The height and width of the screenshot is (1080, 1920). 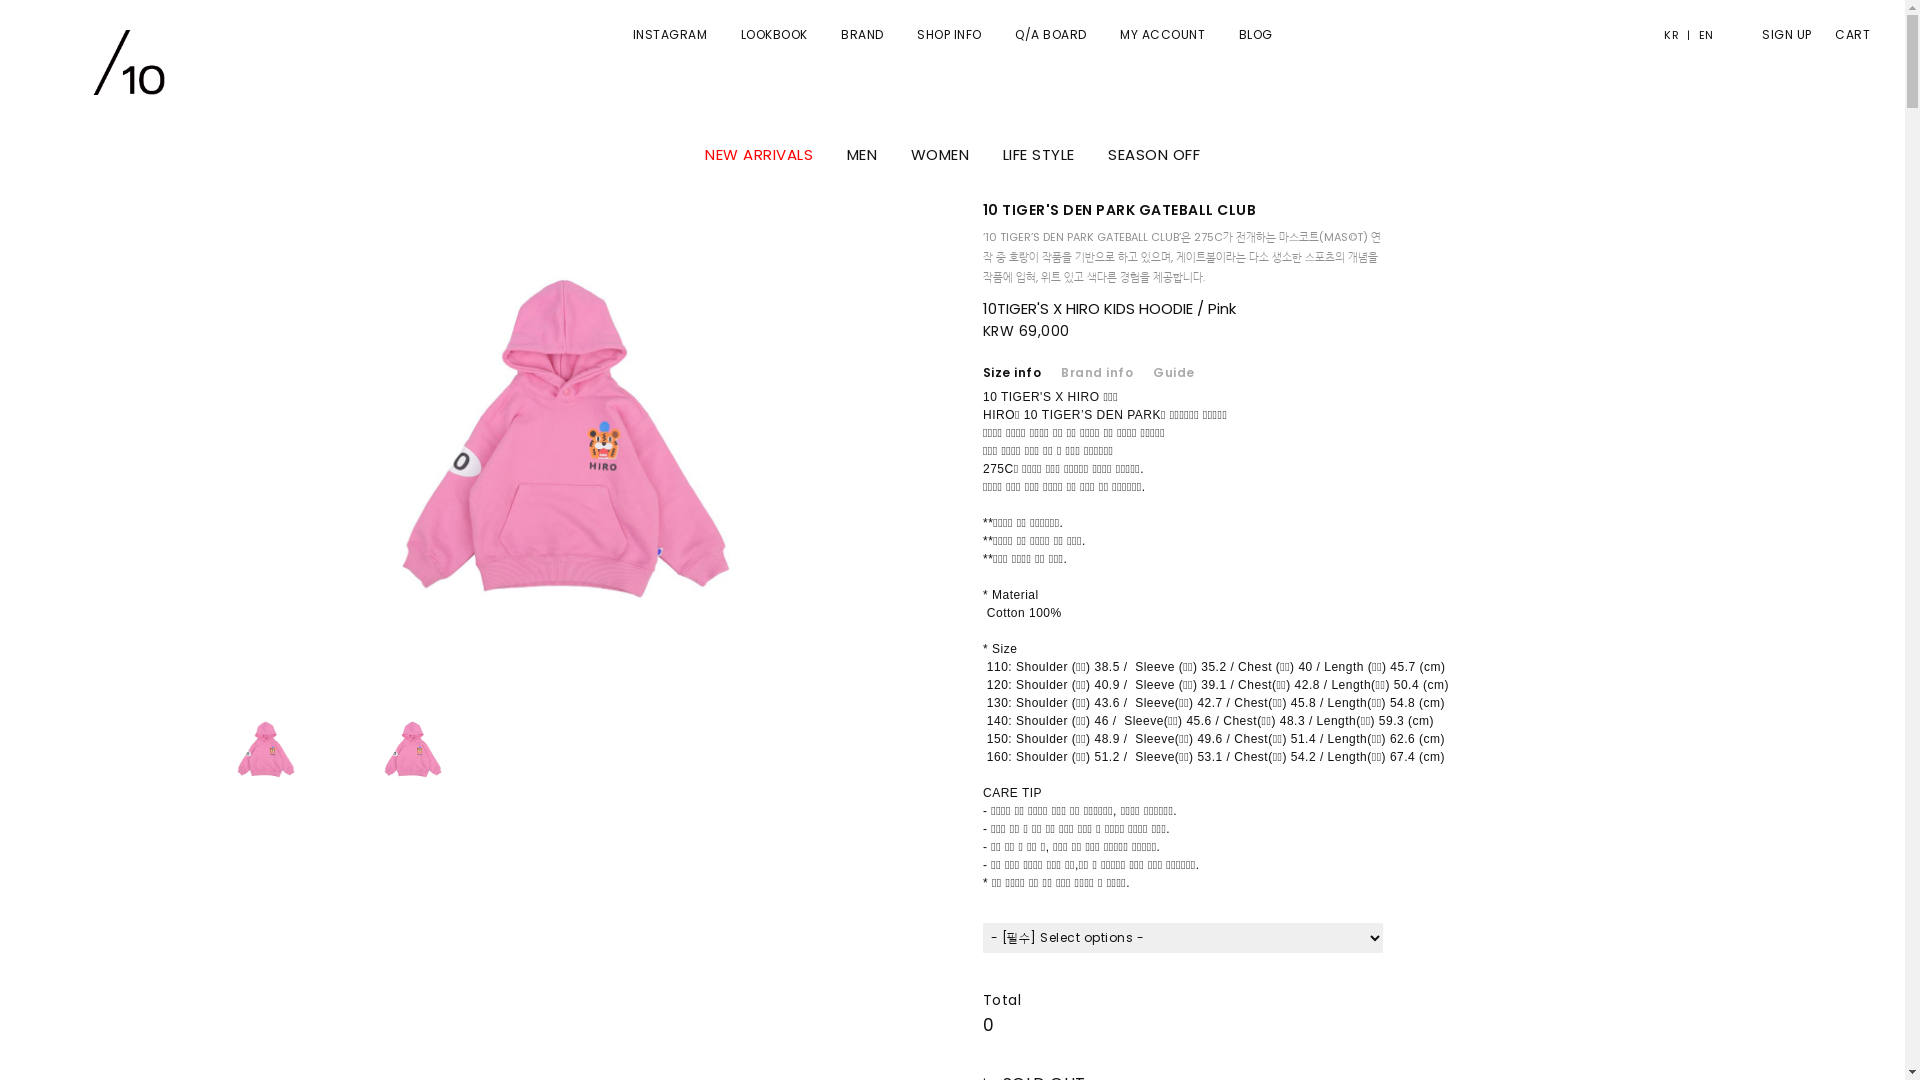 What do you see at coordinates (938, 153) in the screenshot?
I see `'WOMEN'` at bounding box center [938, 153].